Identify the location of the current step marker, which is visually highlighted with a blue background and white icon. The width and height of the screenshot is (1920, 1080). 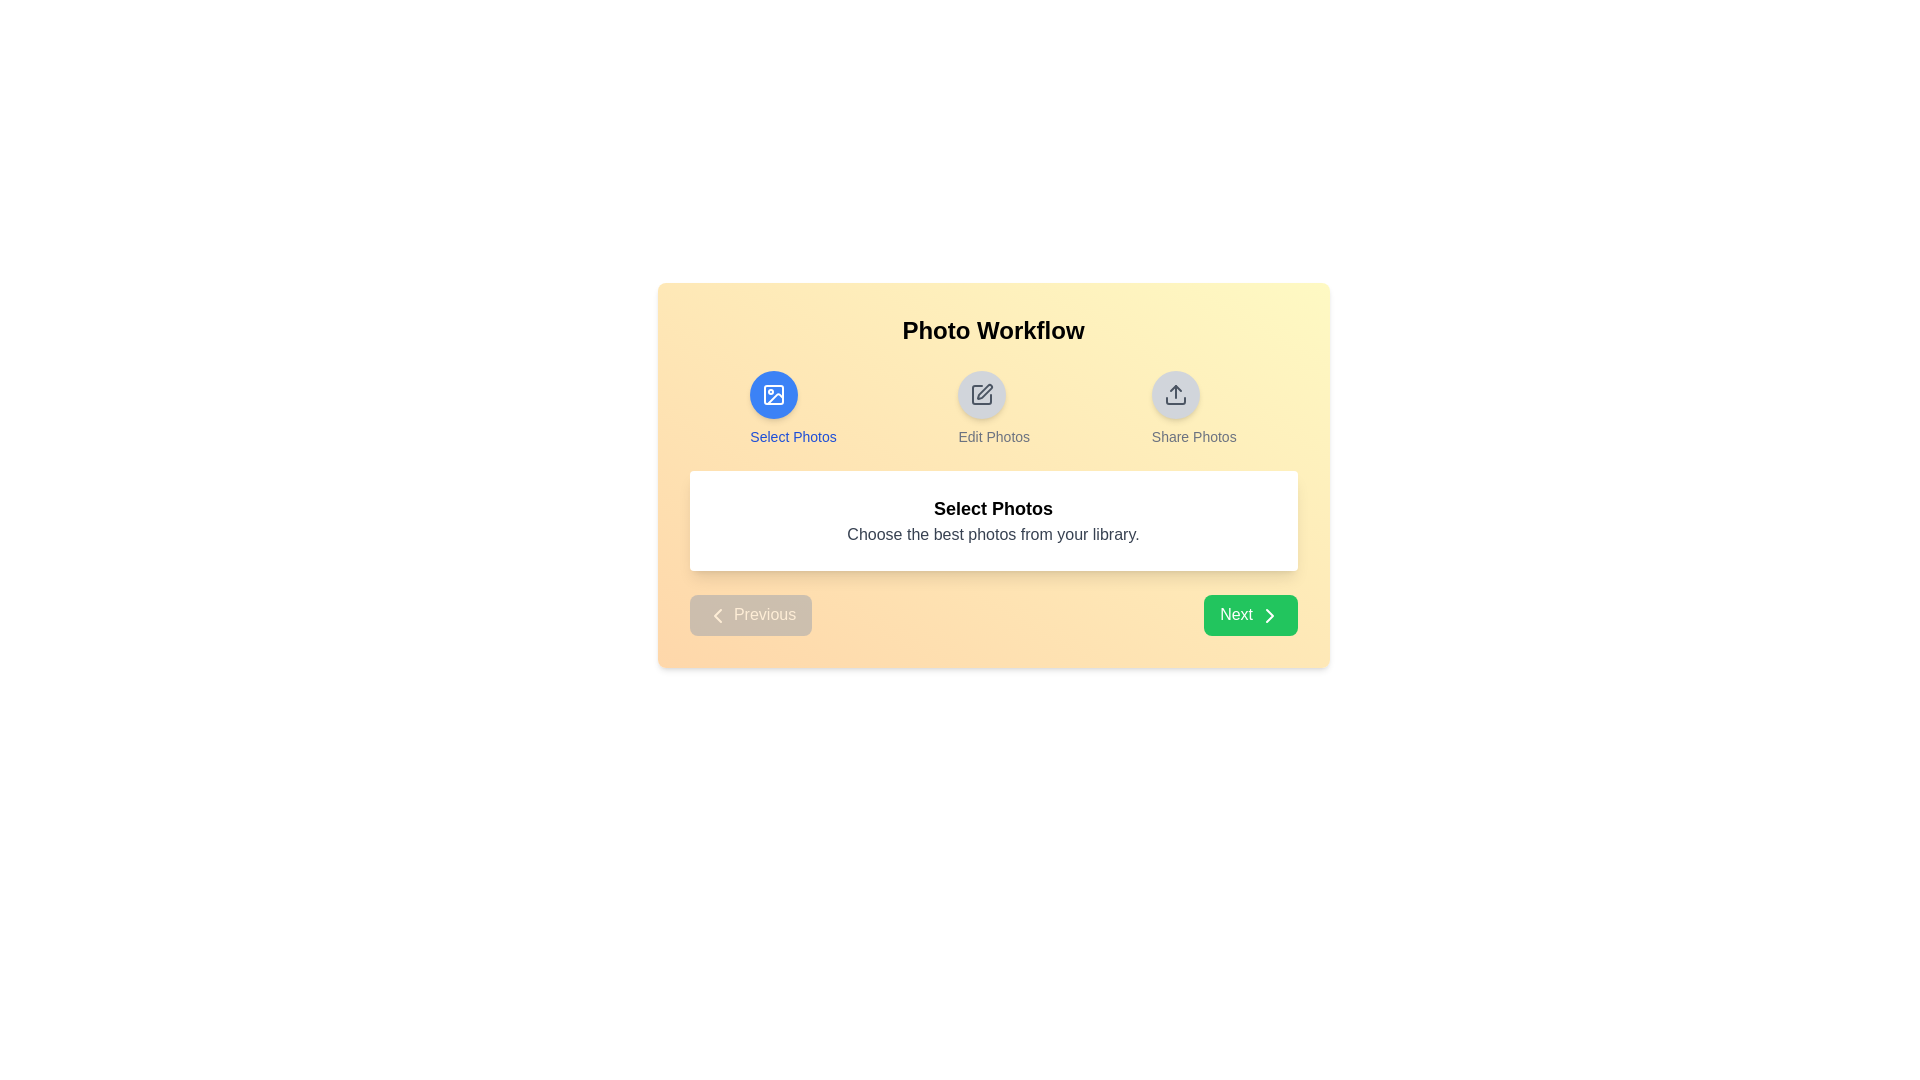
(772, 394).